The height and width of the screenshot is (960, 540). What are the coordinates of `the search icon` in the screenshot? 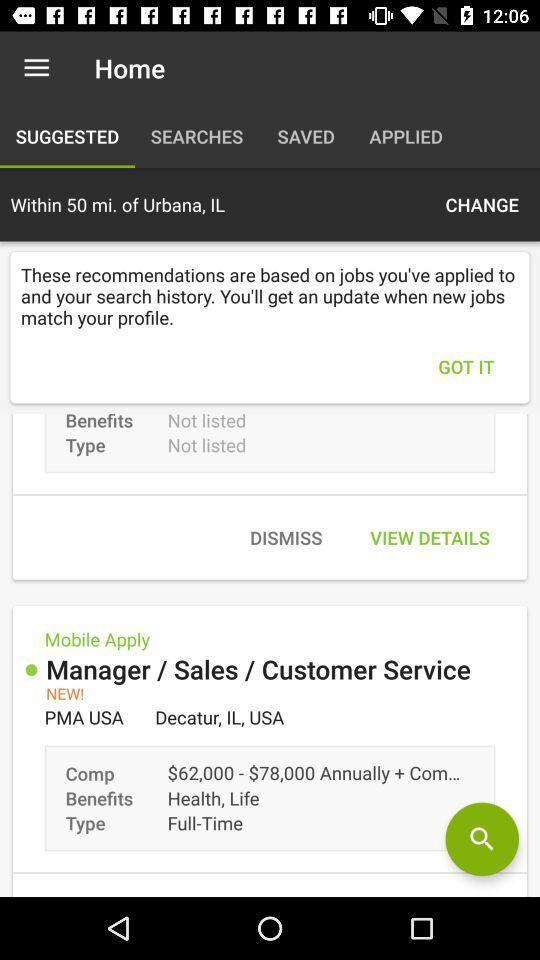 It's located at (481, 839).